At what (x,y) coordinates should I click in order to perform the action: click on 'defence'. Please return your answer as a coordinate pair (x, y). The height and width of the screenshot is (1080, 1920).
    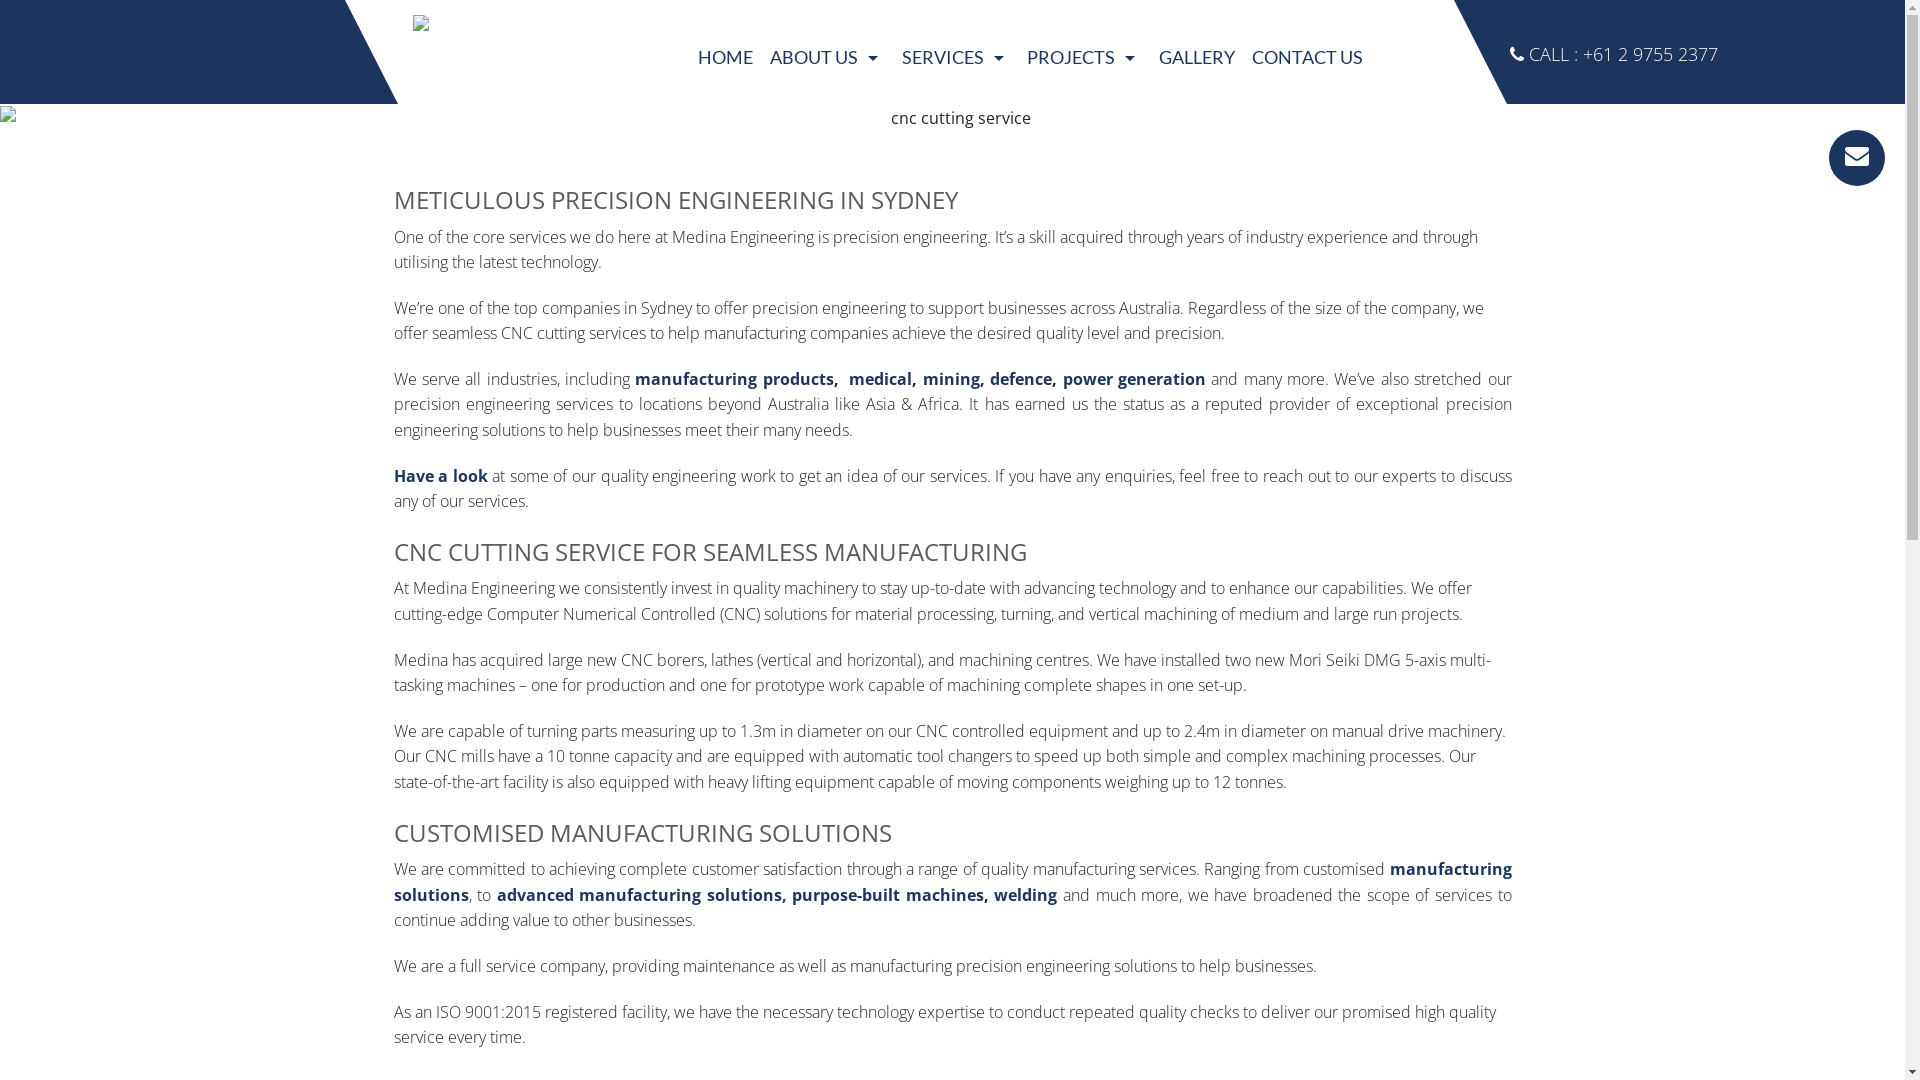
    Looking at the image, I should click on (1021, 378).